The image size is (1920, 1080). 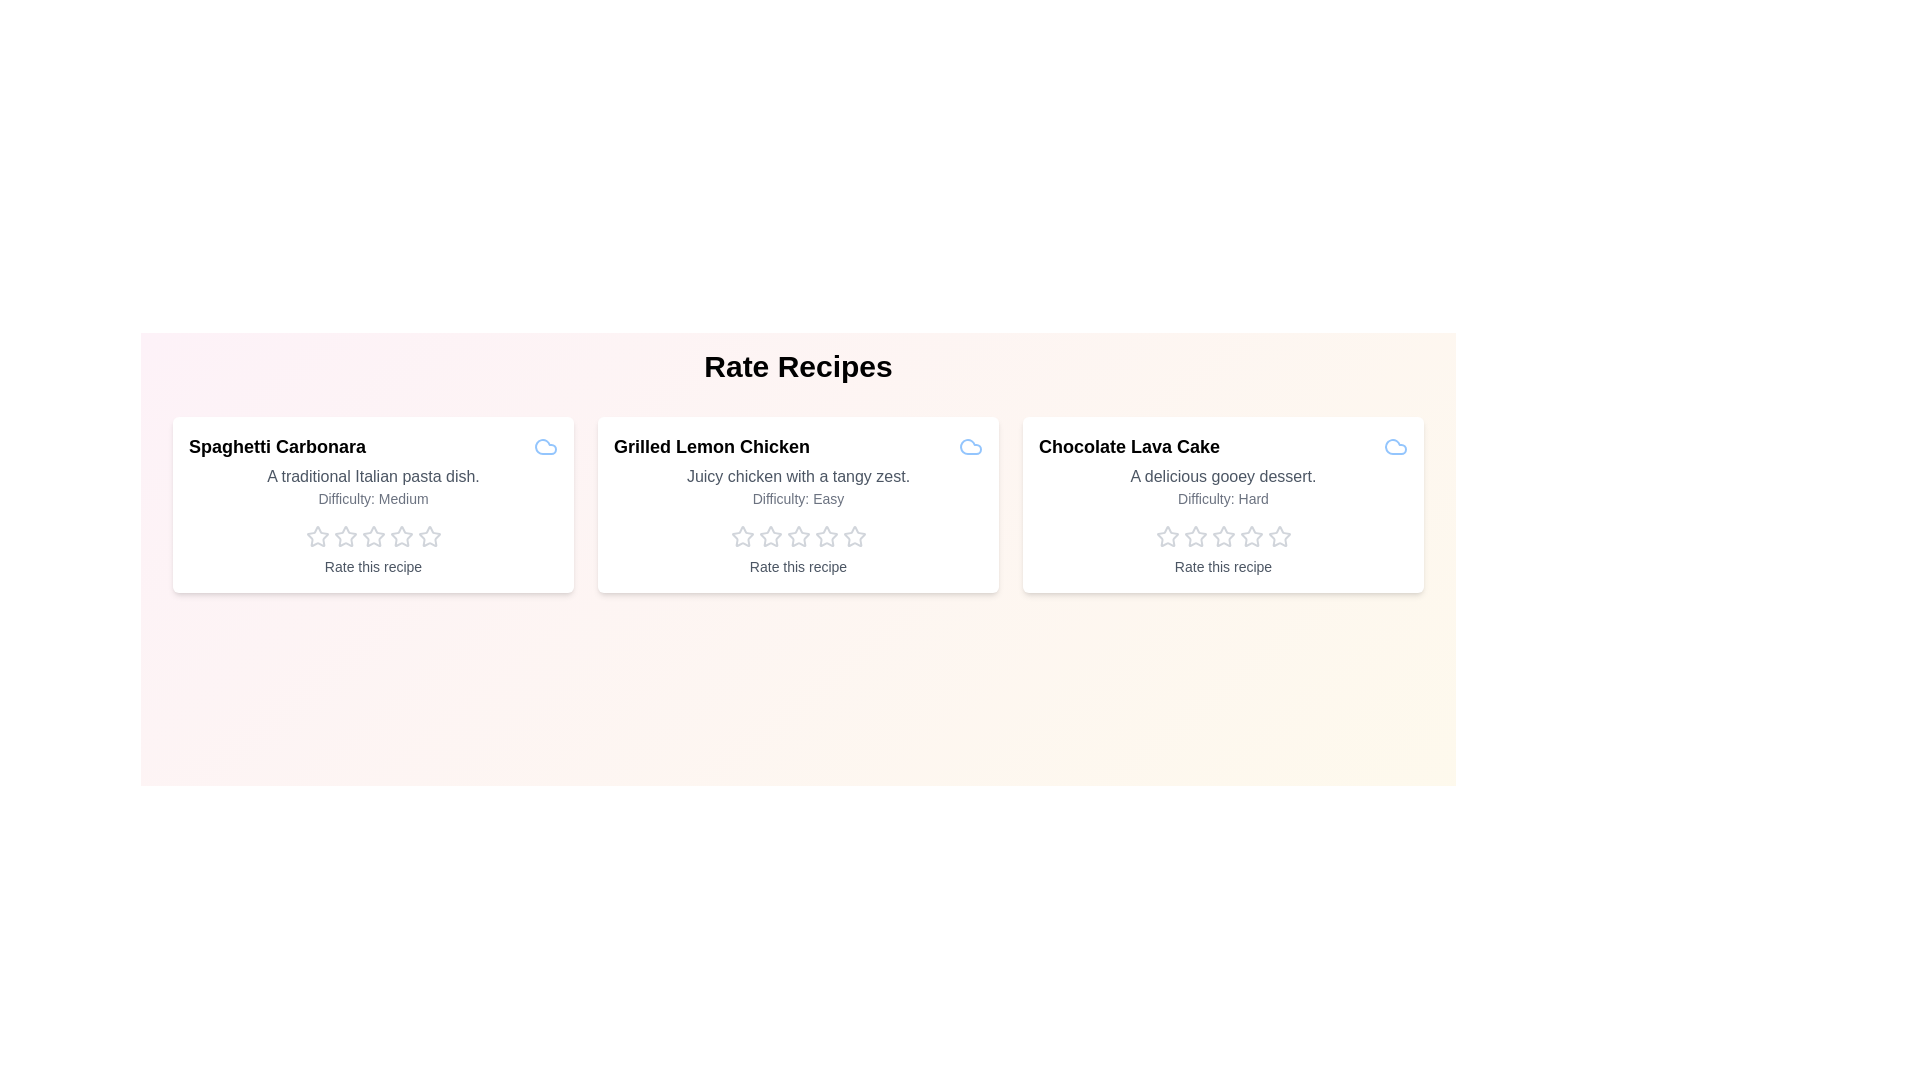 What do you see at coordinates (1395, 446) in the screenshot?
I see `the cloud icon for Chocolate Lava Cake to access additional features` at bounding box center [1395, 446].